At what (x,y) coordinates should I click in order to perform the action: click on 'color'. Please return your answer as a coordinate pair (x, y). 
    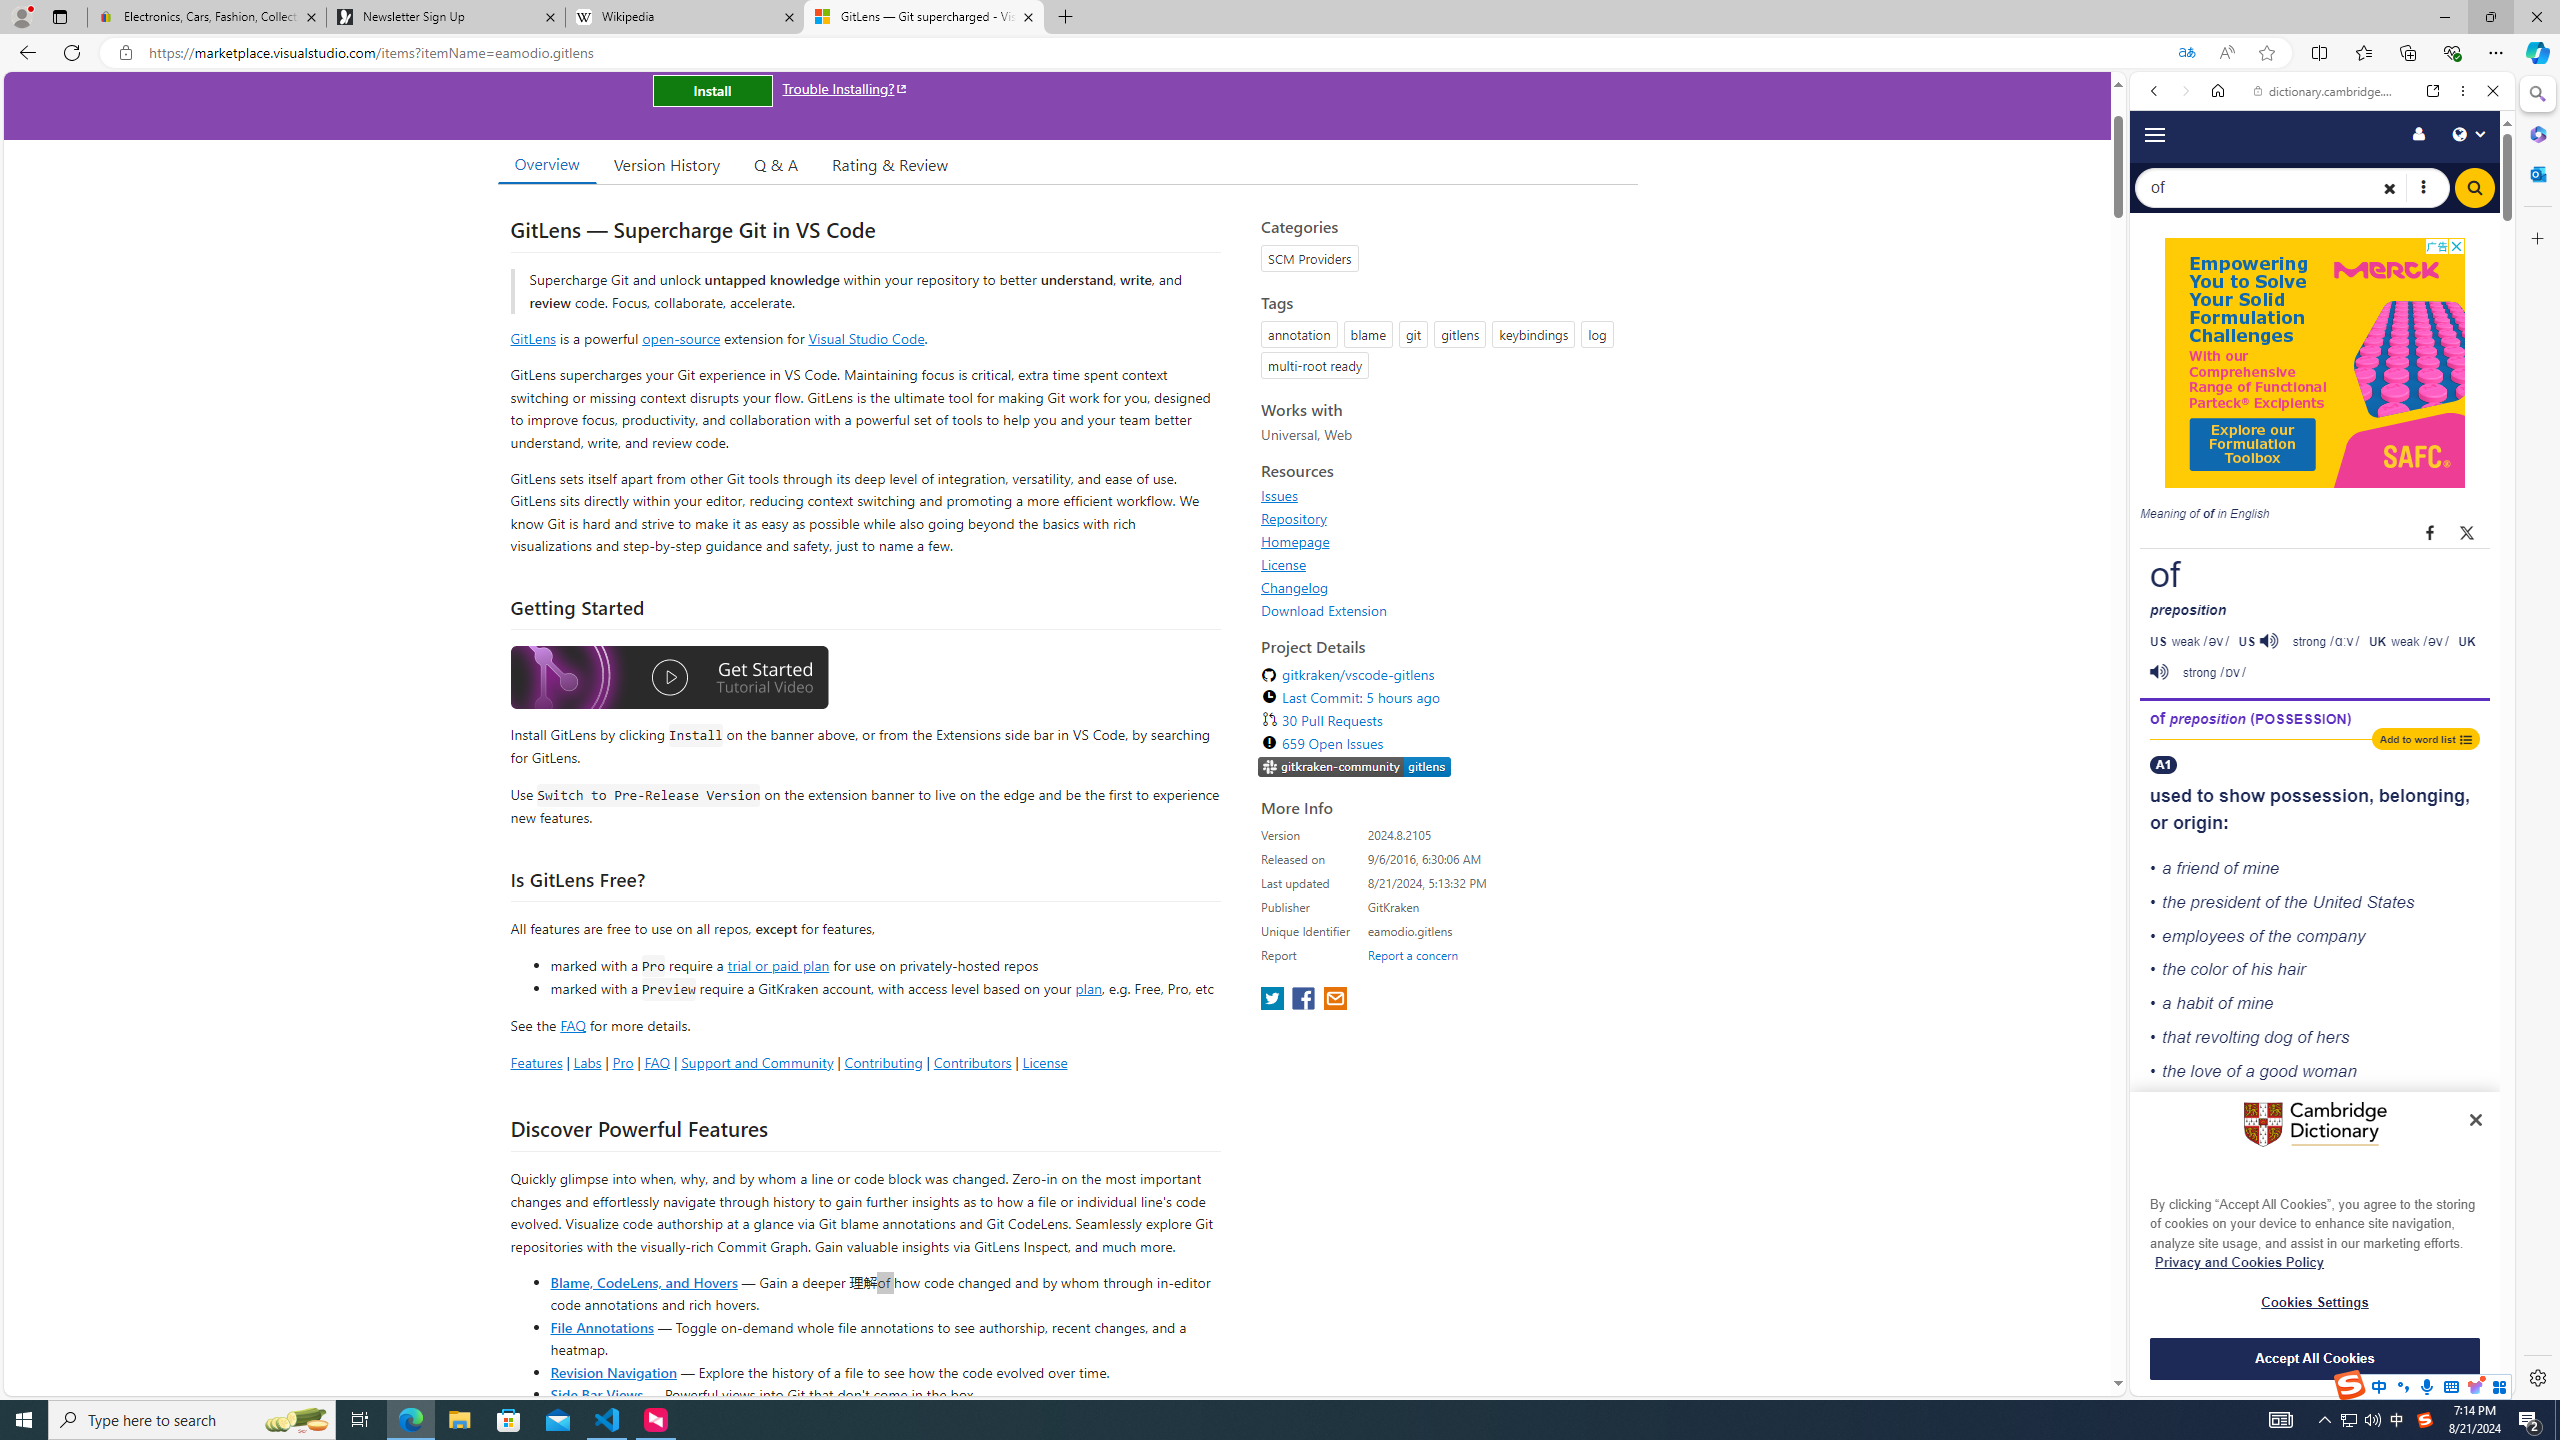
    Looking at the image, I should click on (2208, 969).